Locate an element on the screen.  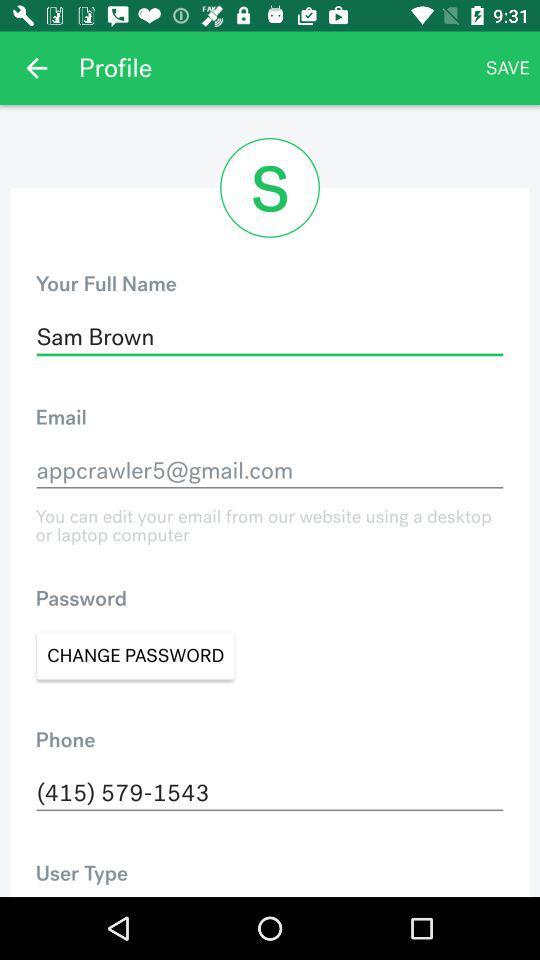
icon next to the profile app is located at coordinates (36, 68).